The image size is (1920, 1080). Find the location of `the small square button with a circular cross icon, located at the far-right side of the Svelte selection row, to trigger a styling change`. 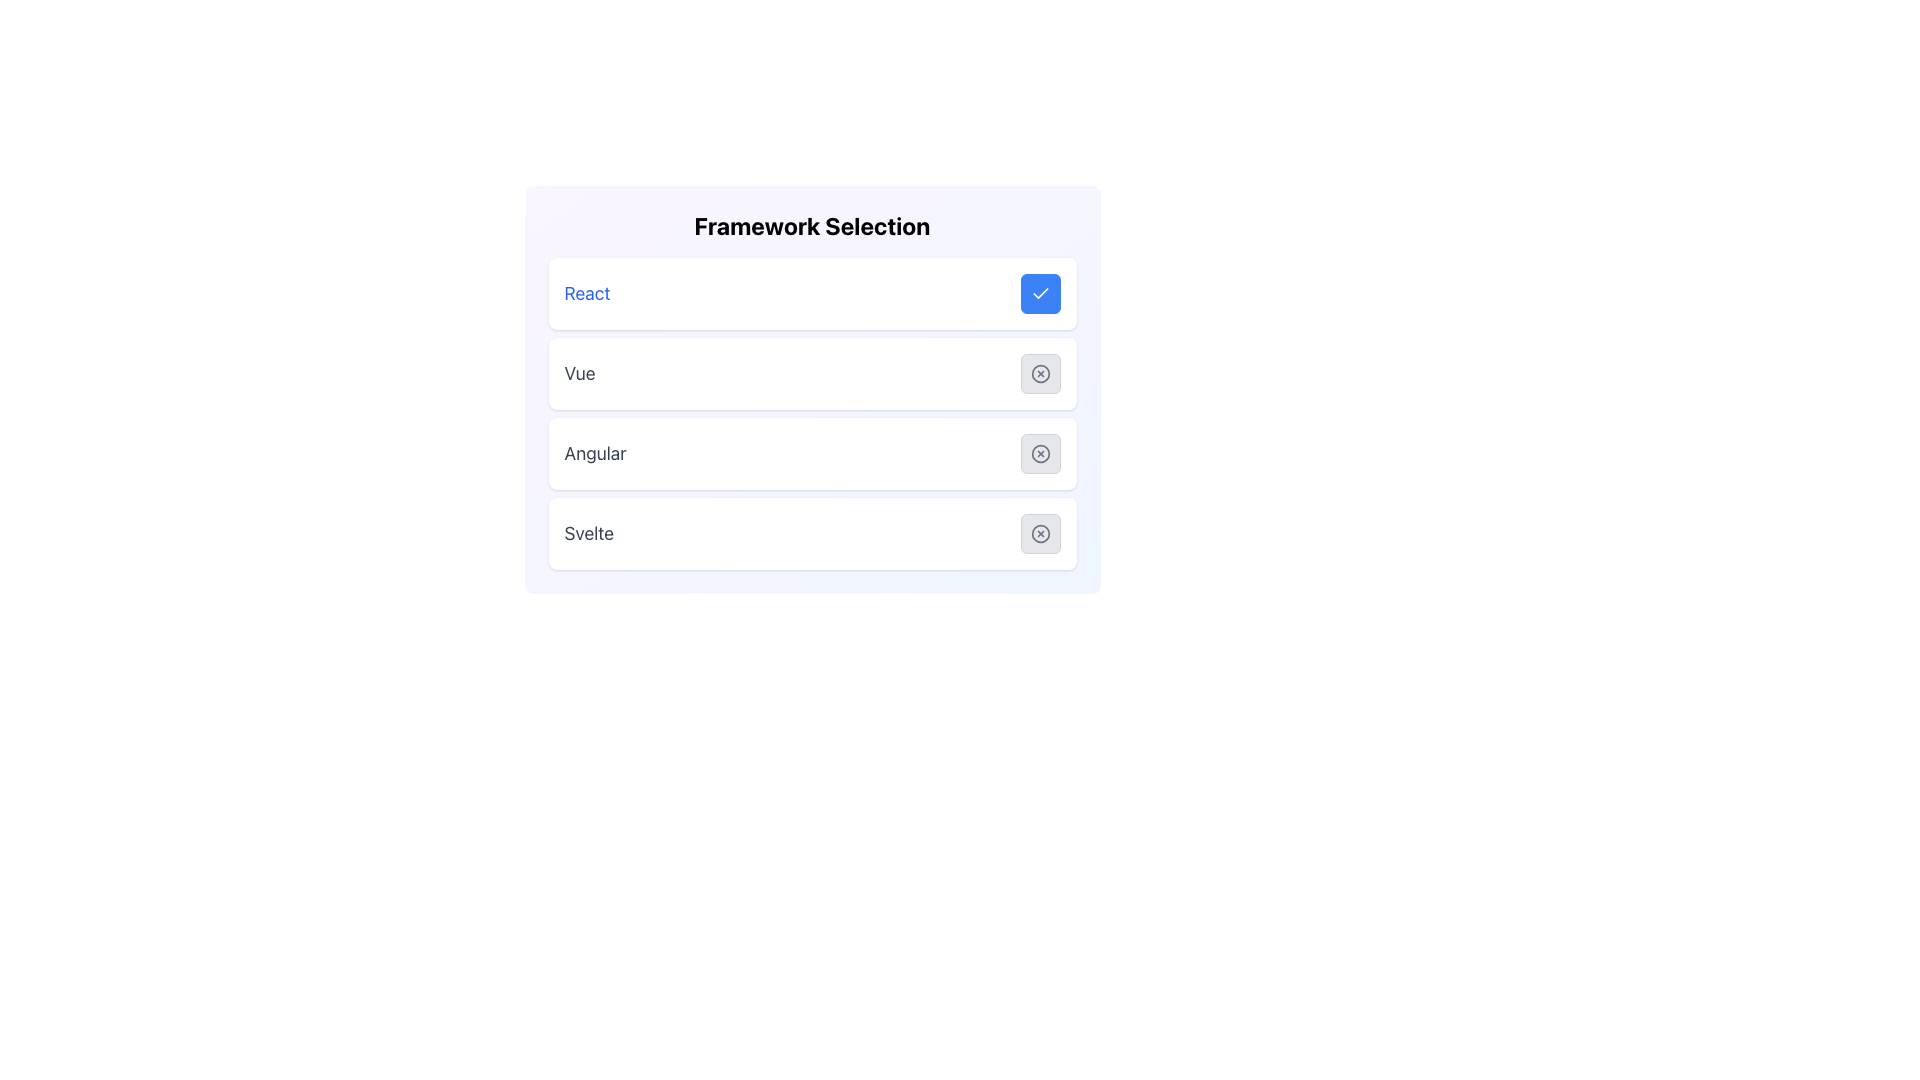

the small square button with a circular cross icon, located at the far-right side of the Svelte selection row, to trigger a styling change is located at coordinates (1040, 532).